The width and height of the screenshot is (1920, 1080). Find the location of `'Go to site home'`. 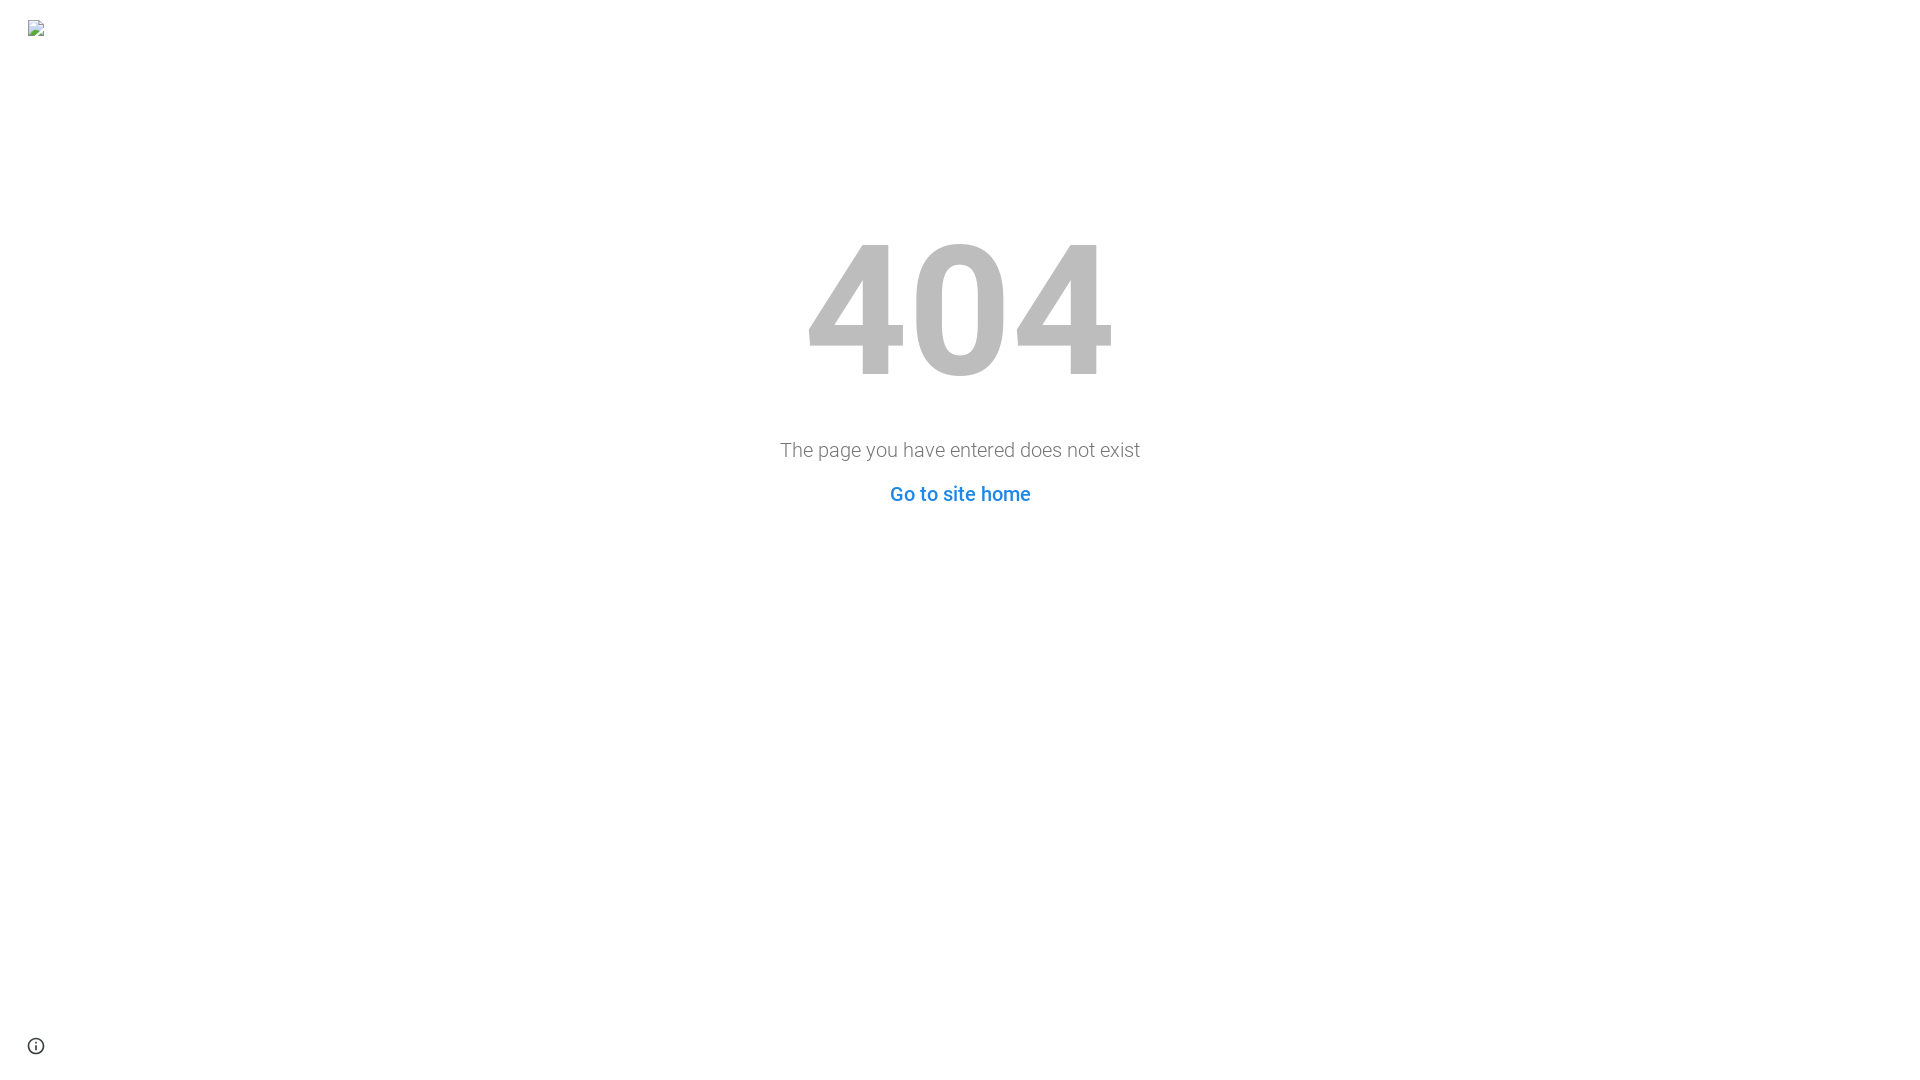

'Go to site home' is located at coordinates (888, 493).